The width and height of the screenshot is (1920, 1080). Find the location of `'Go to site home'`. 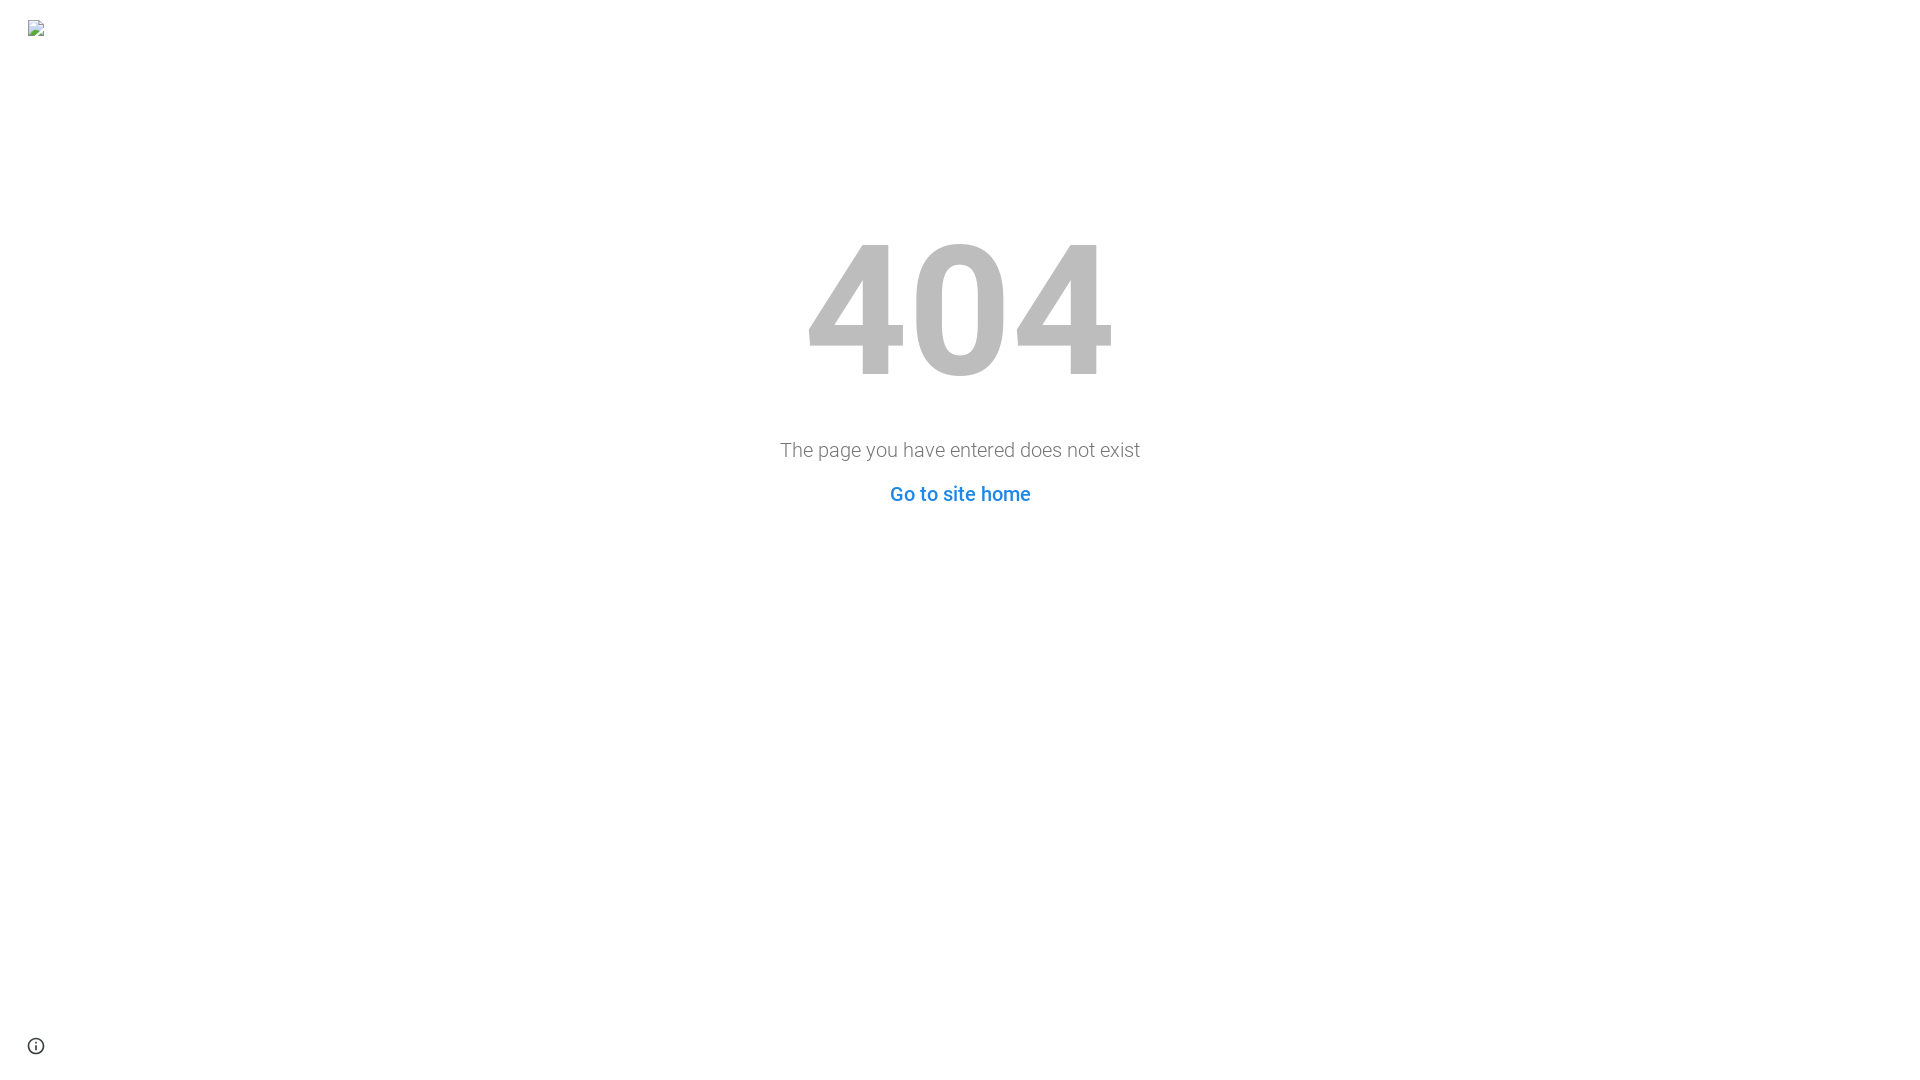

'Go to site home' is located at coordinates (888, 493).